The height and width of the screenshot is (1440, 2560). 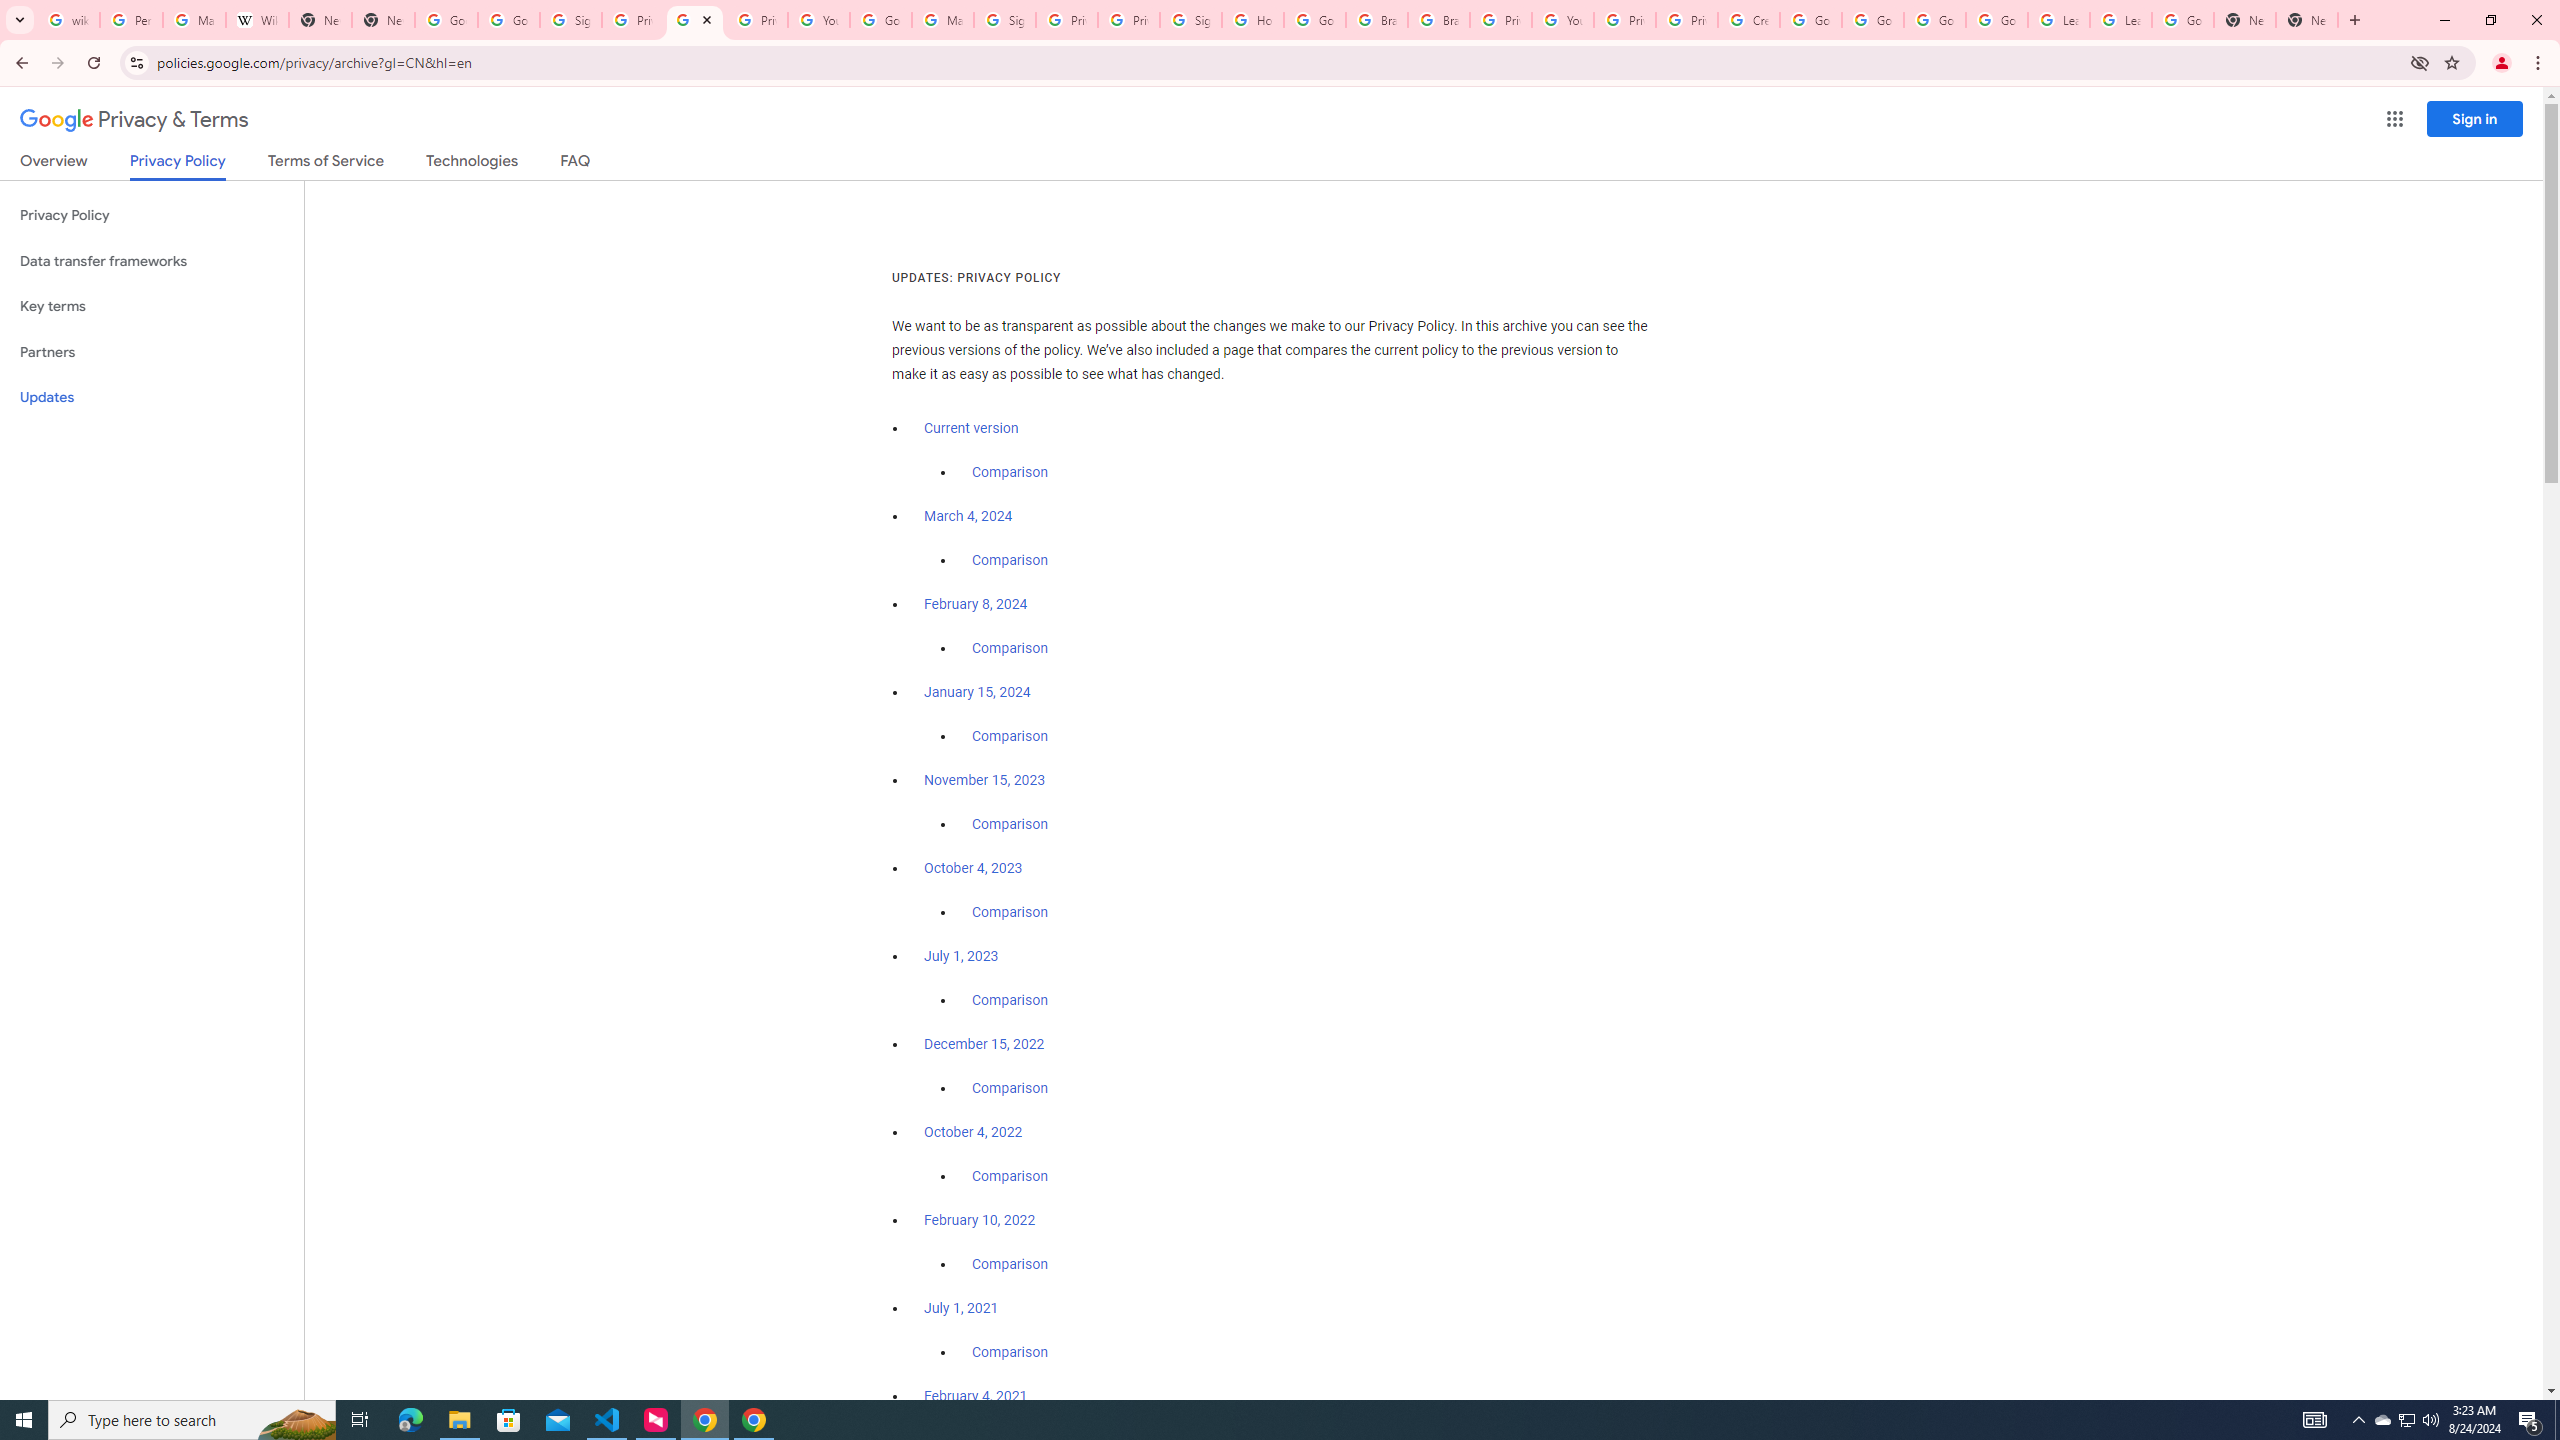 What do you see at coordinates (975, 604) in the screenshot?
I see `'February 8, 2024'` at bounding box center [975, 604].